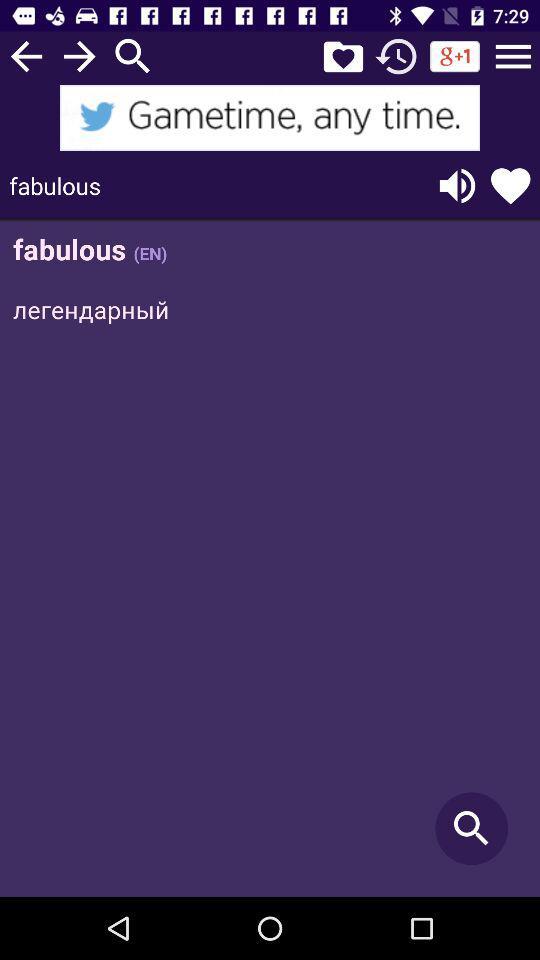  I want to click on the menu icon, so click(513, 55).